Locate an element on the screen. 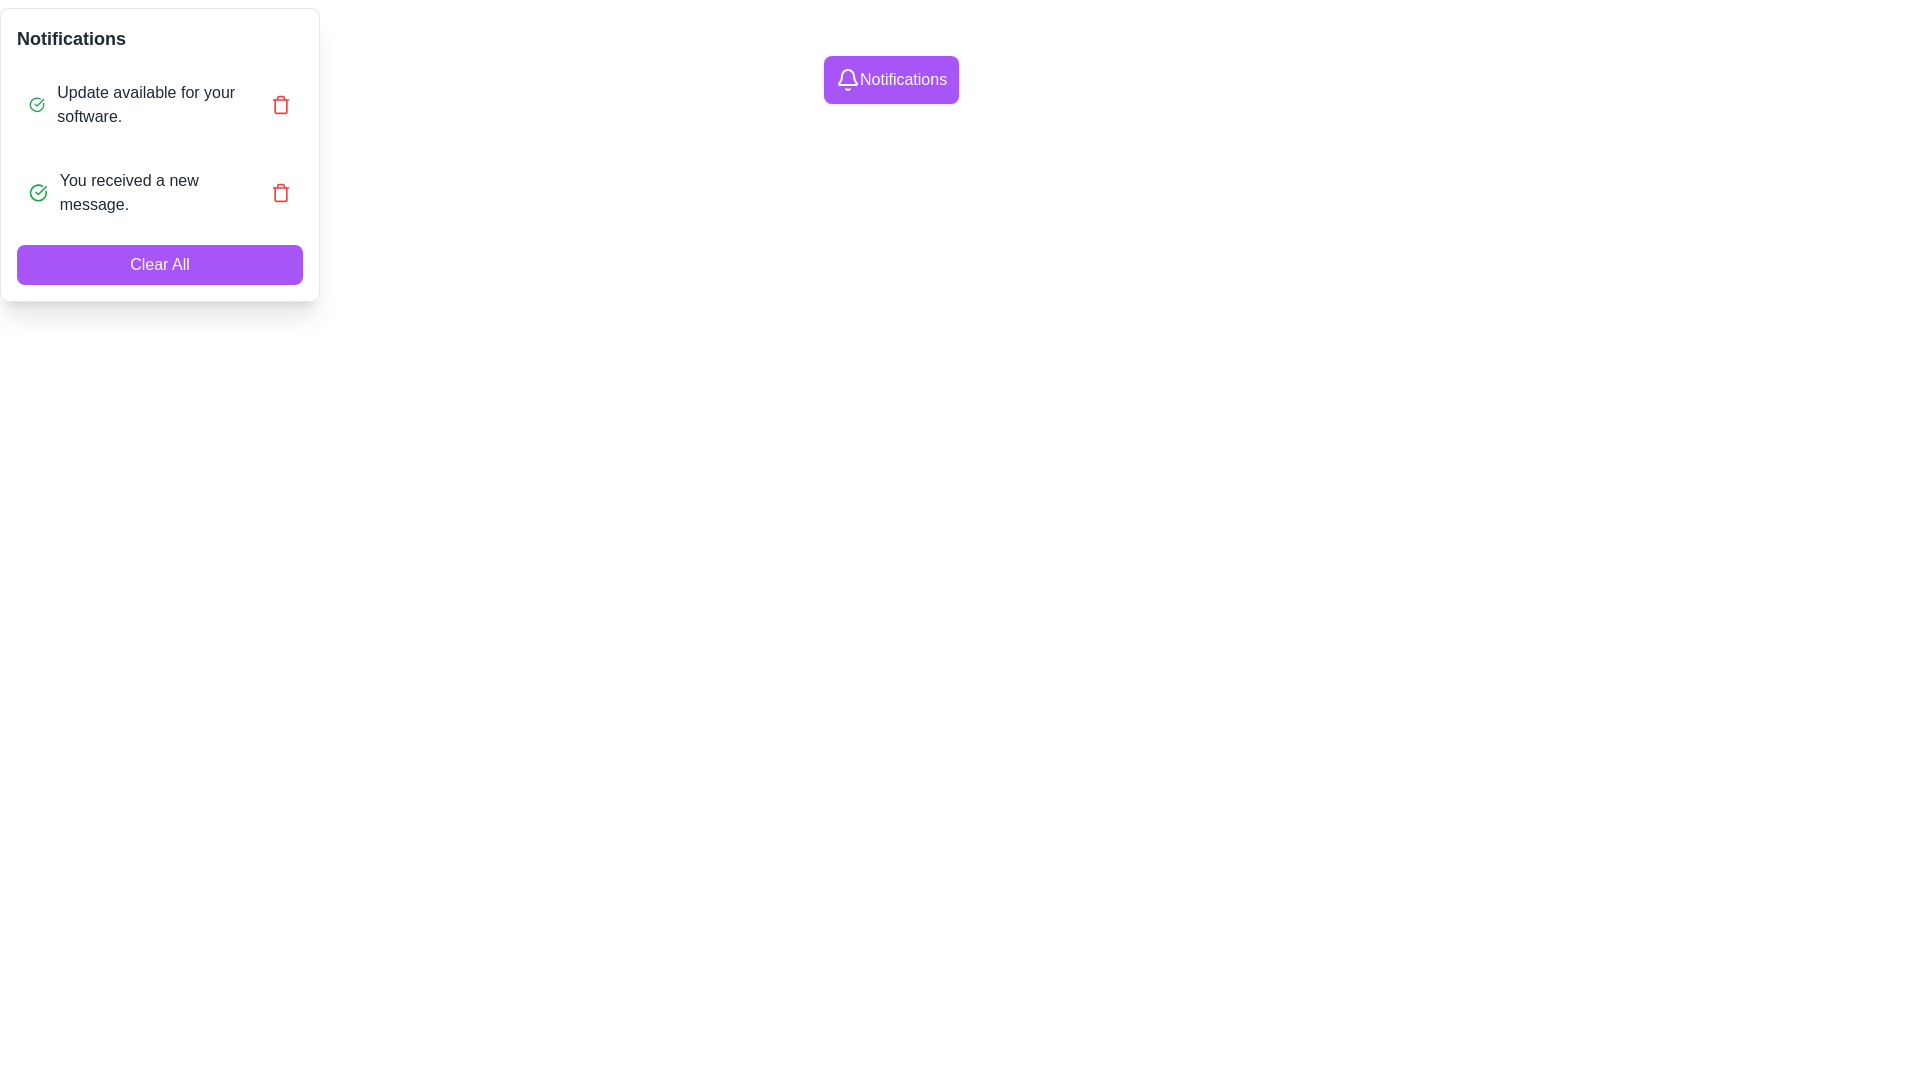 The width and height of the screenshot is (1920, 1080). bell icon located in the middle of the purple button labeled 'Notifications' for design purposes is located at coordinates (848, 76).